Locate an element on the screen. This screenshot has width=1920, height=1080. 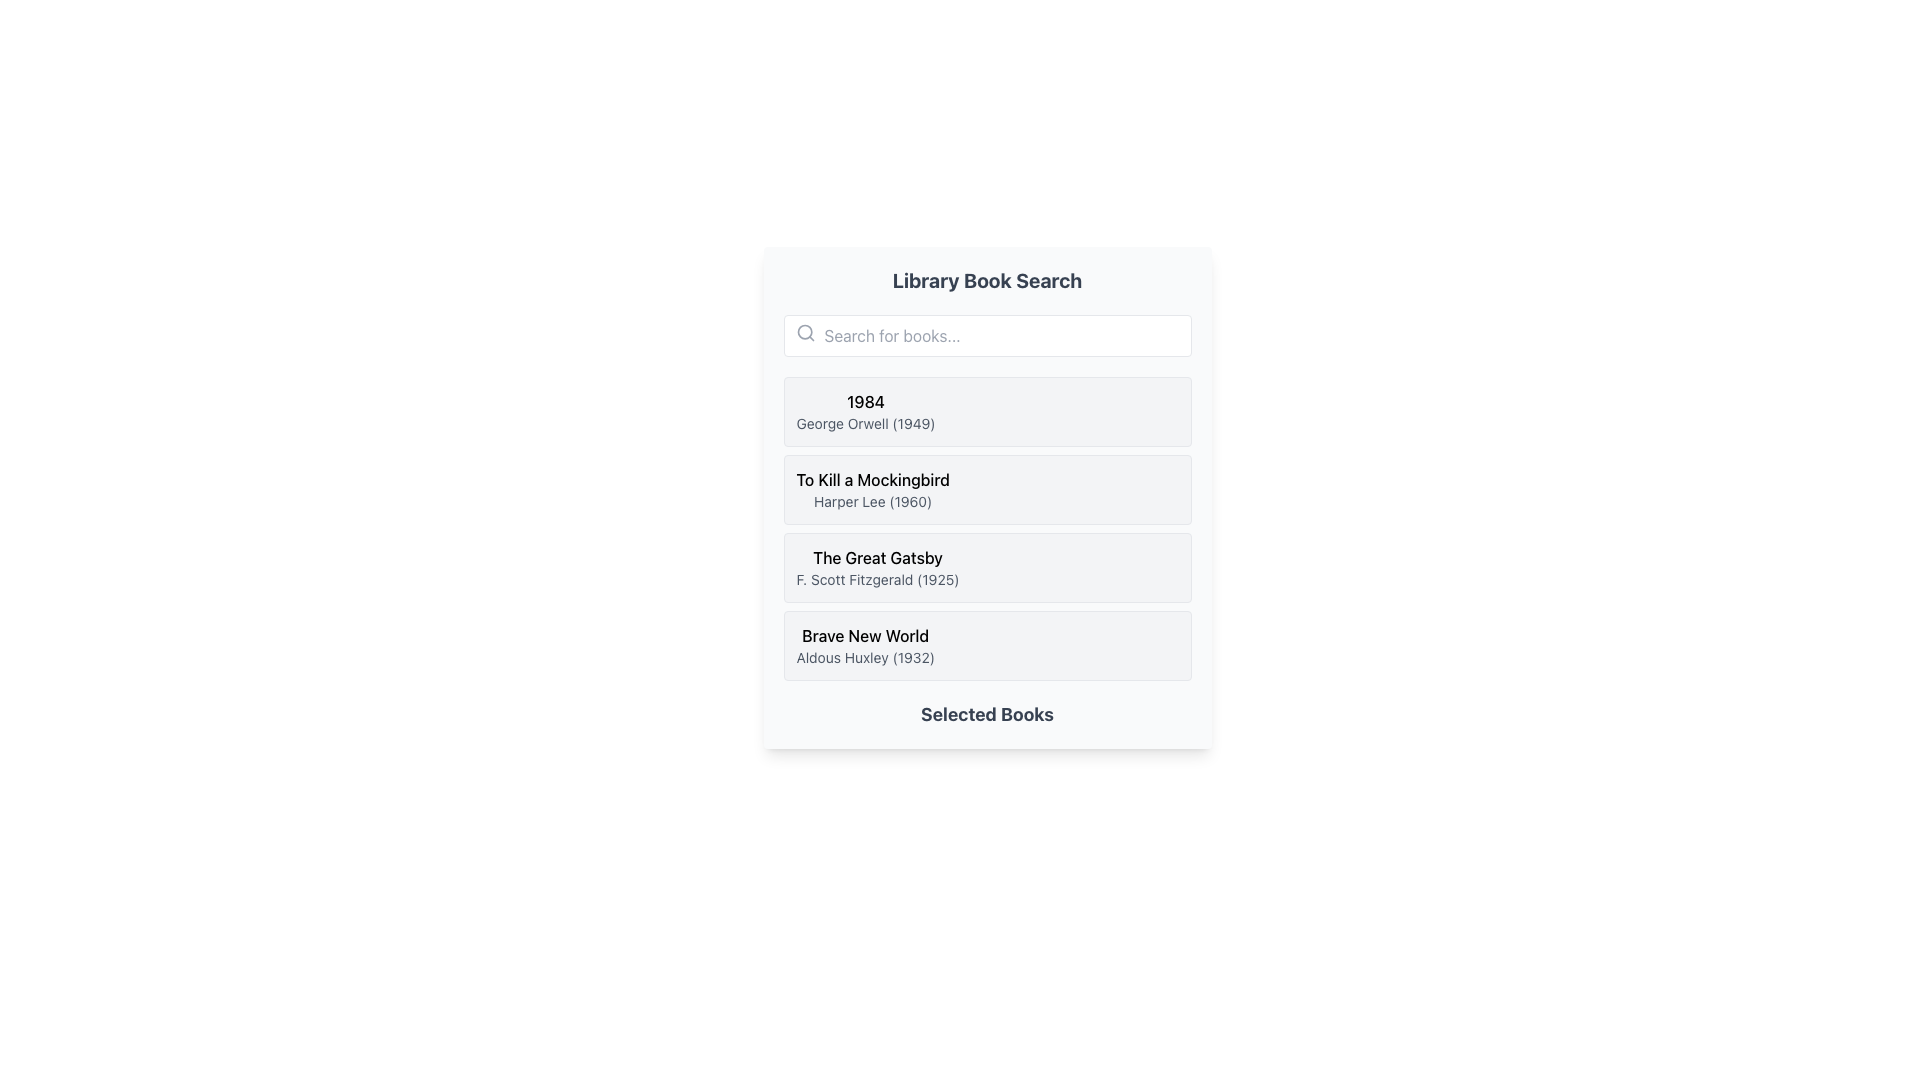
the third selectable item in the list representing the book 'The Great Gatsby' is located at coordinates (987, 567).